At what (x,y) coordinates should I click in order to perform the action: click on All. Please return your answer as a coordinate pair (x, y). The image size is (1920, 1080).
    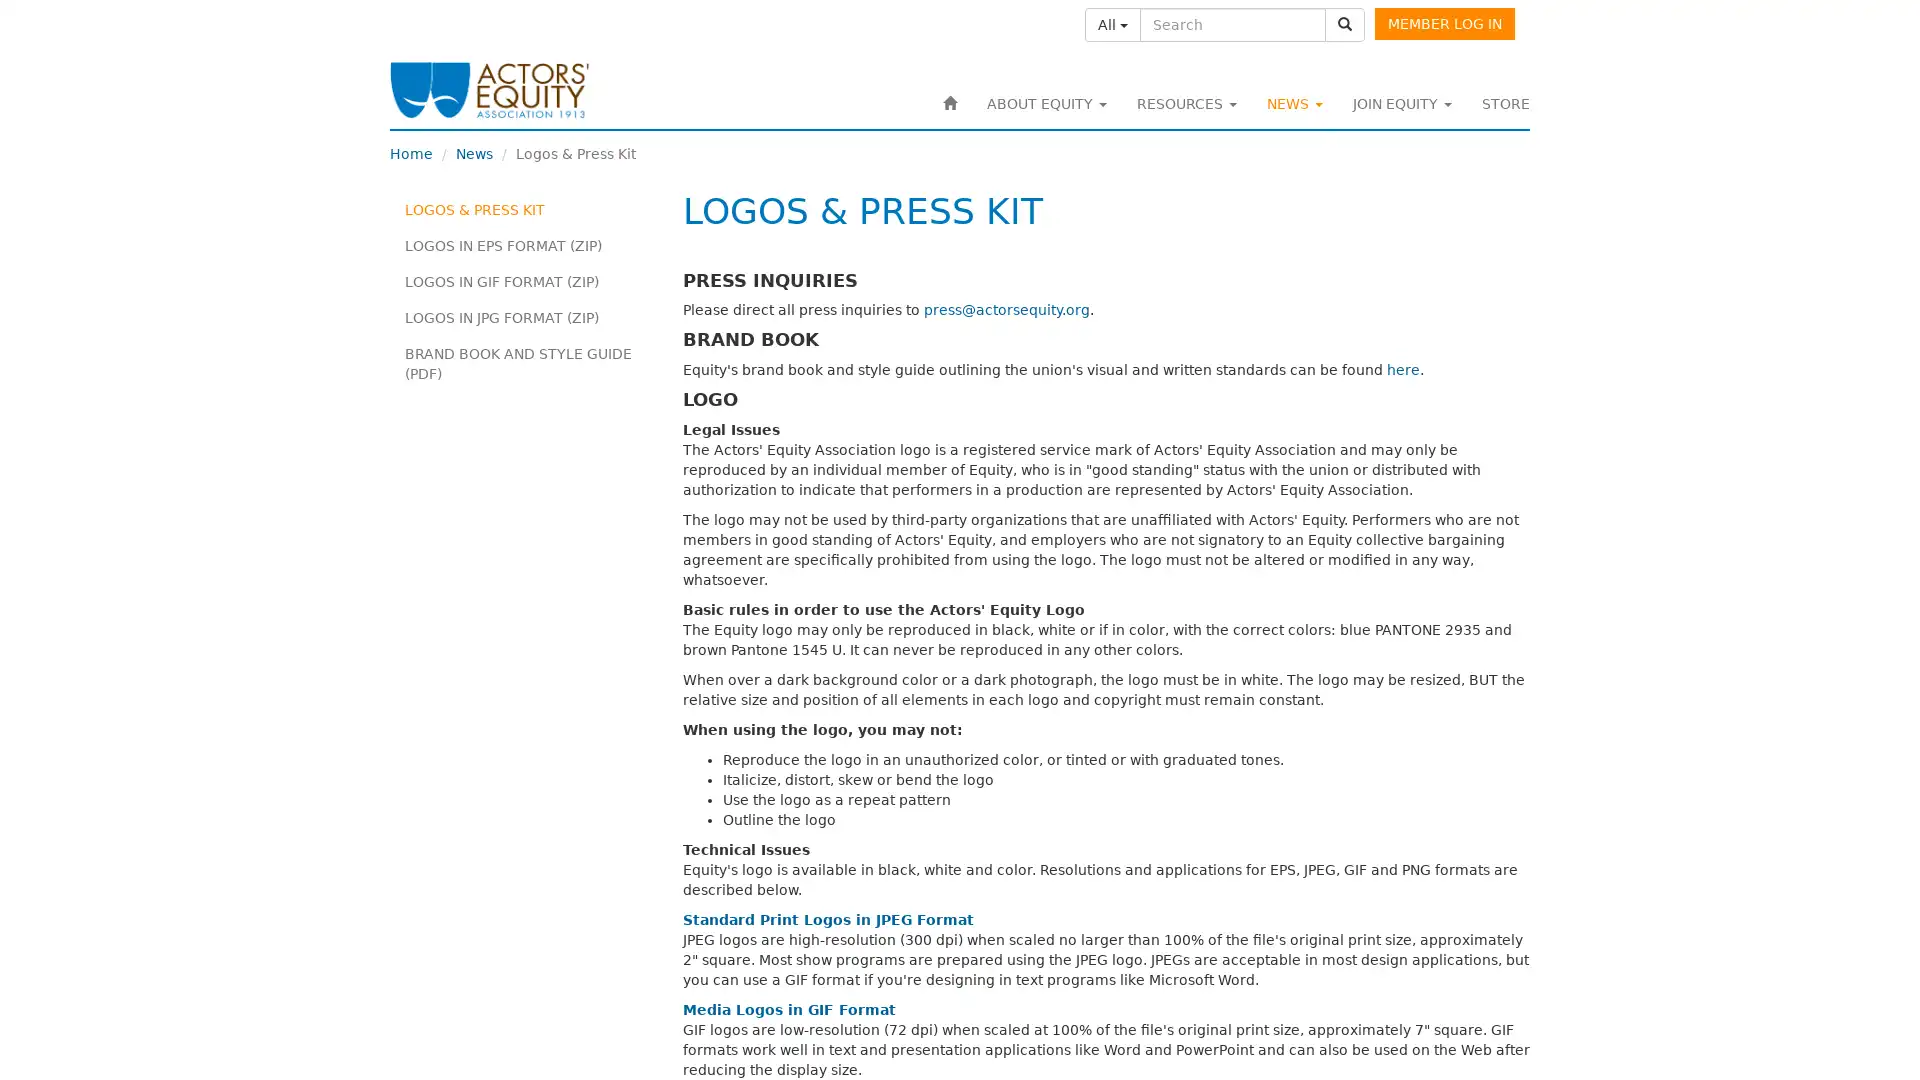
    Looking at the image, I should click on (1112, 24).